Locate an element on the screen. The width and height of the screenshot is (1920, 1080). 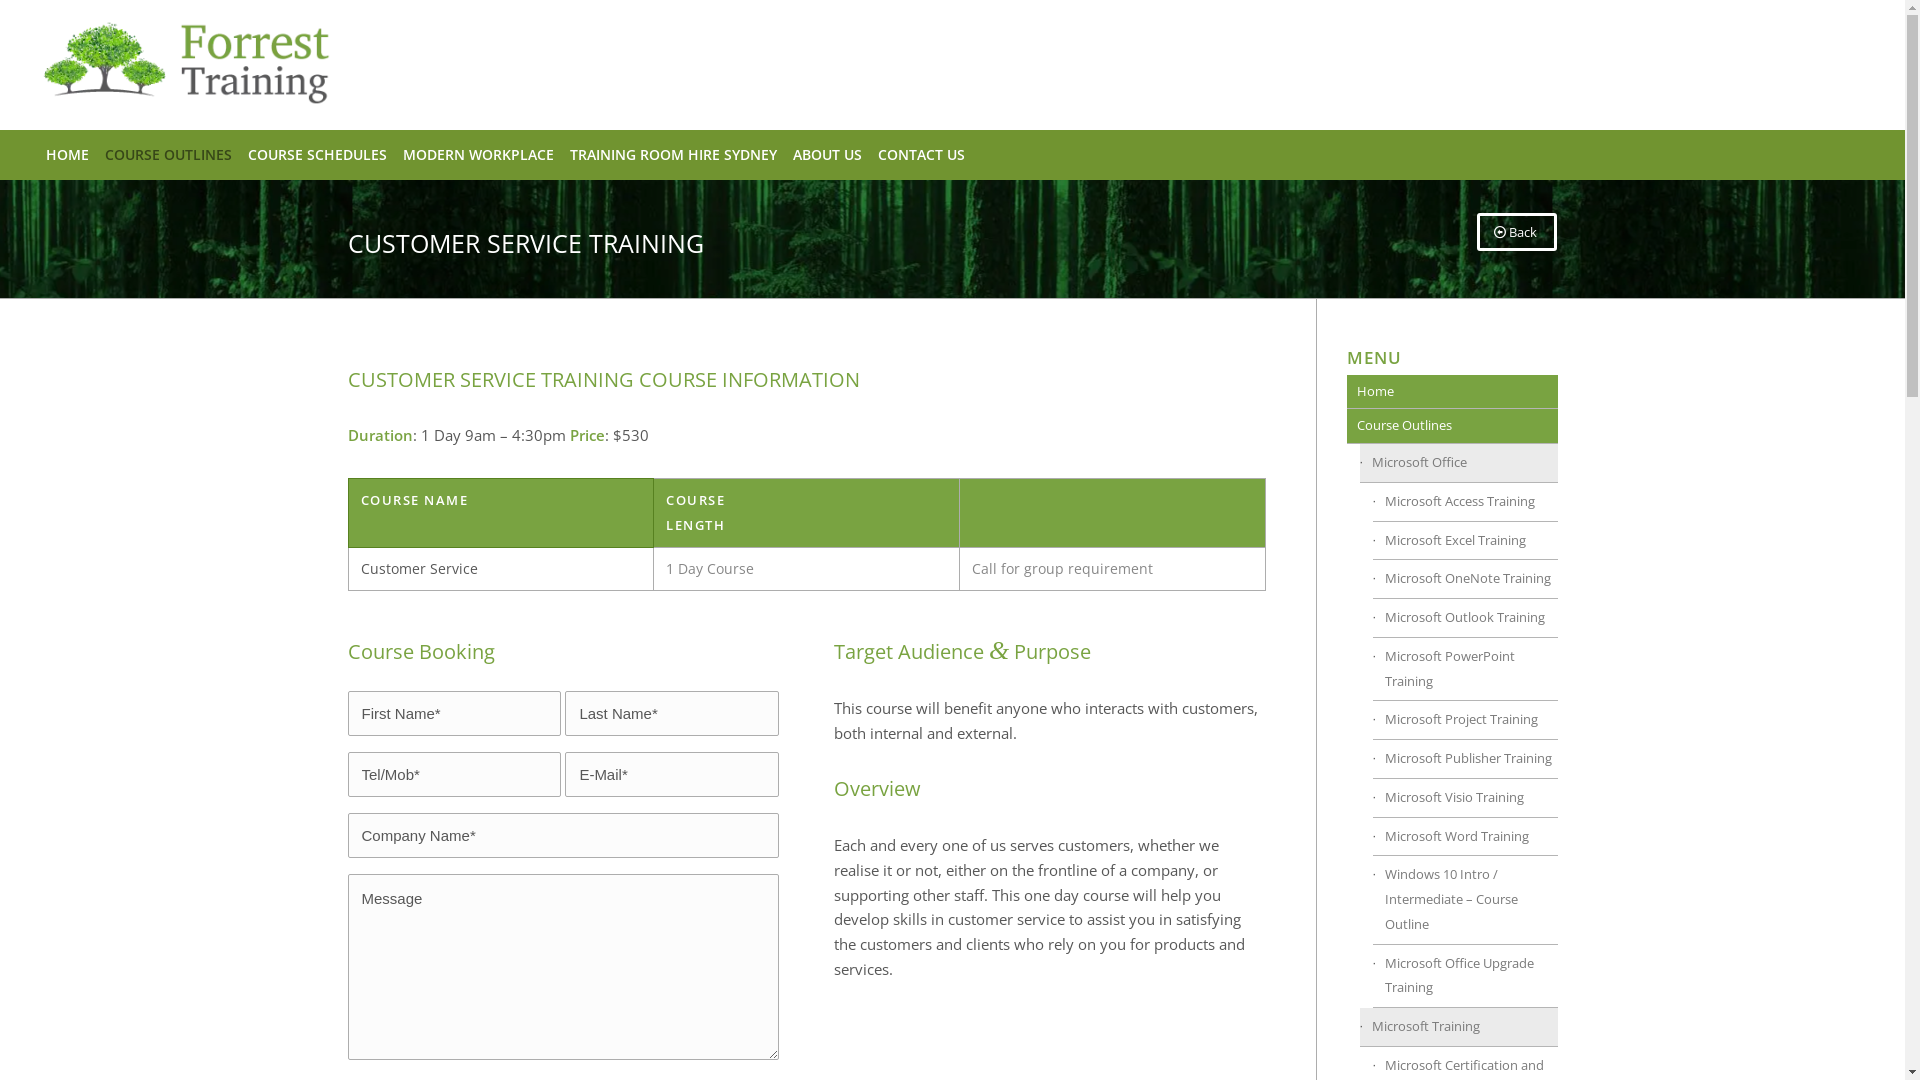
'Microsoft Outlook Training' is located at coordinates (1464, 617).